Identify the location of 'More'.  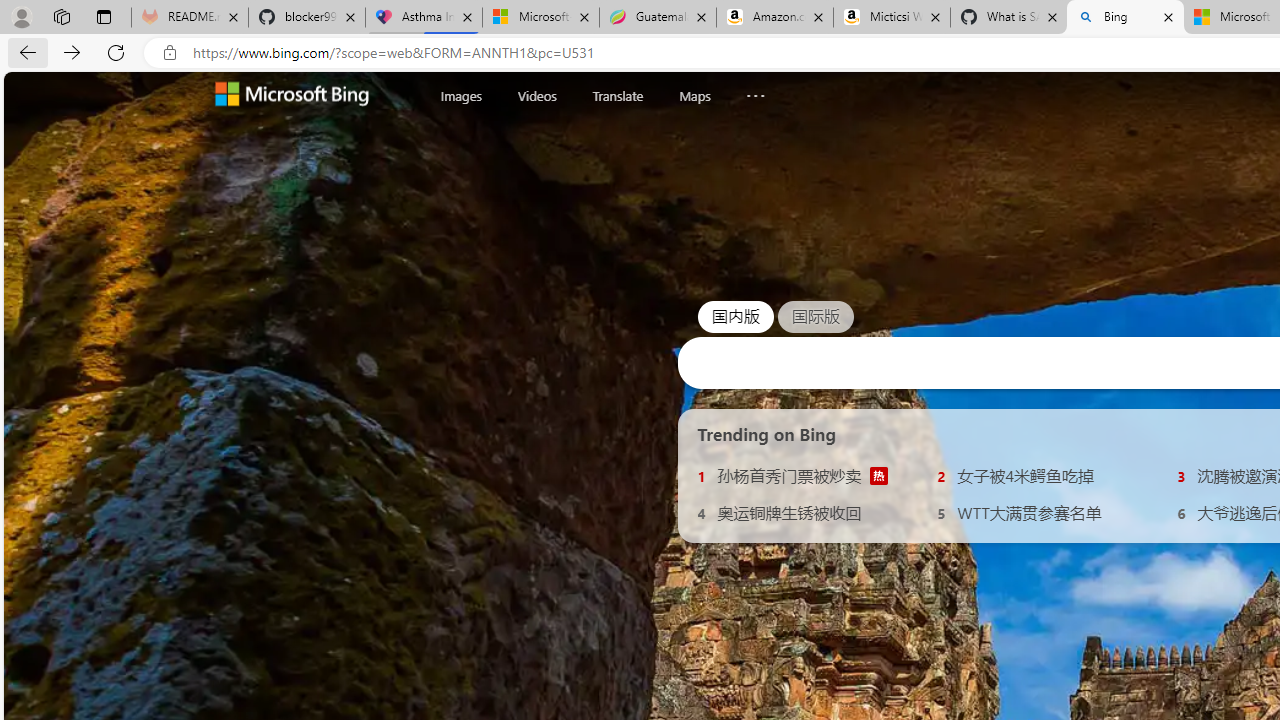
(754, 91).